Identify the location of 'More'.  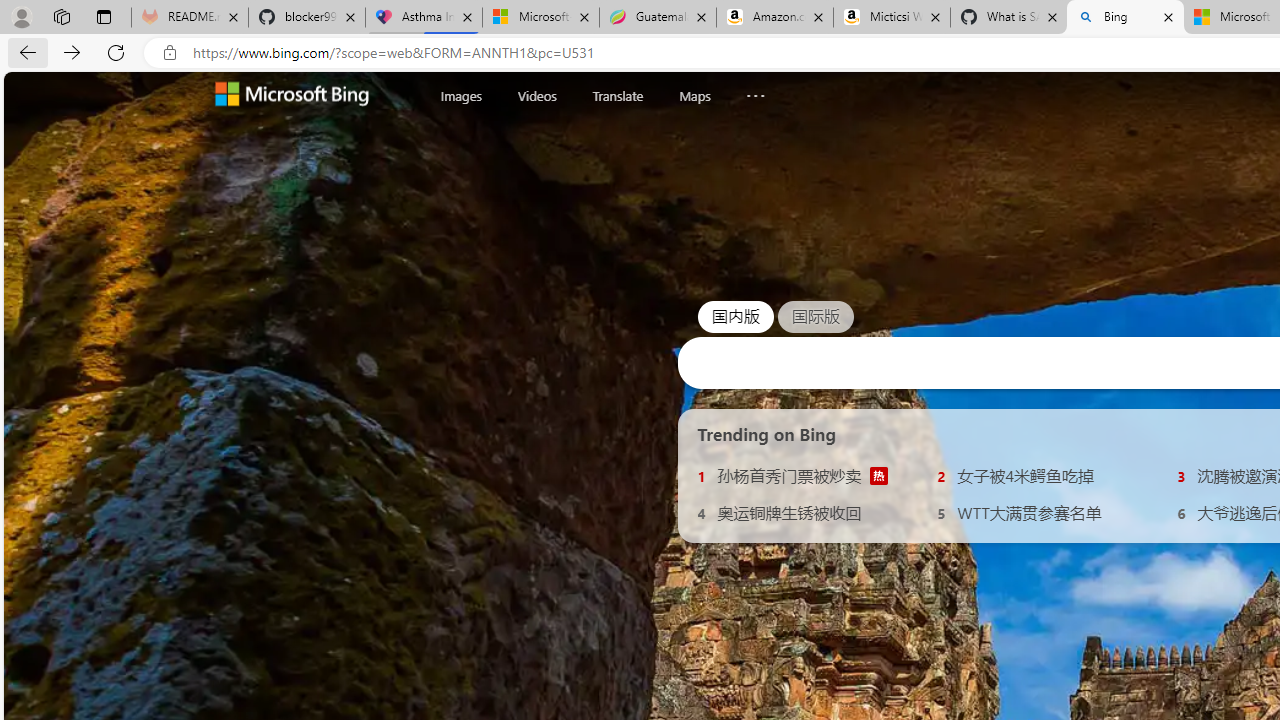
(754, 91).